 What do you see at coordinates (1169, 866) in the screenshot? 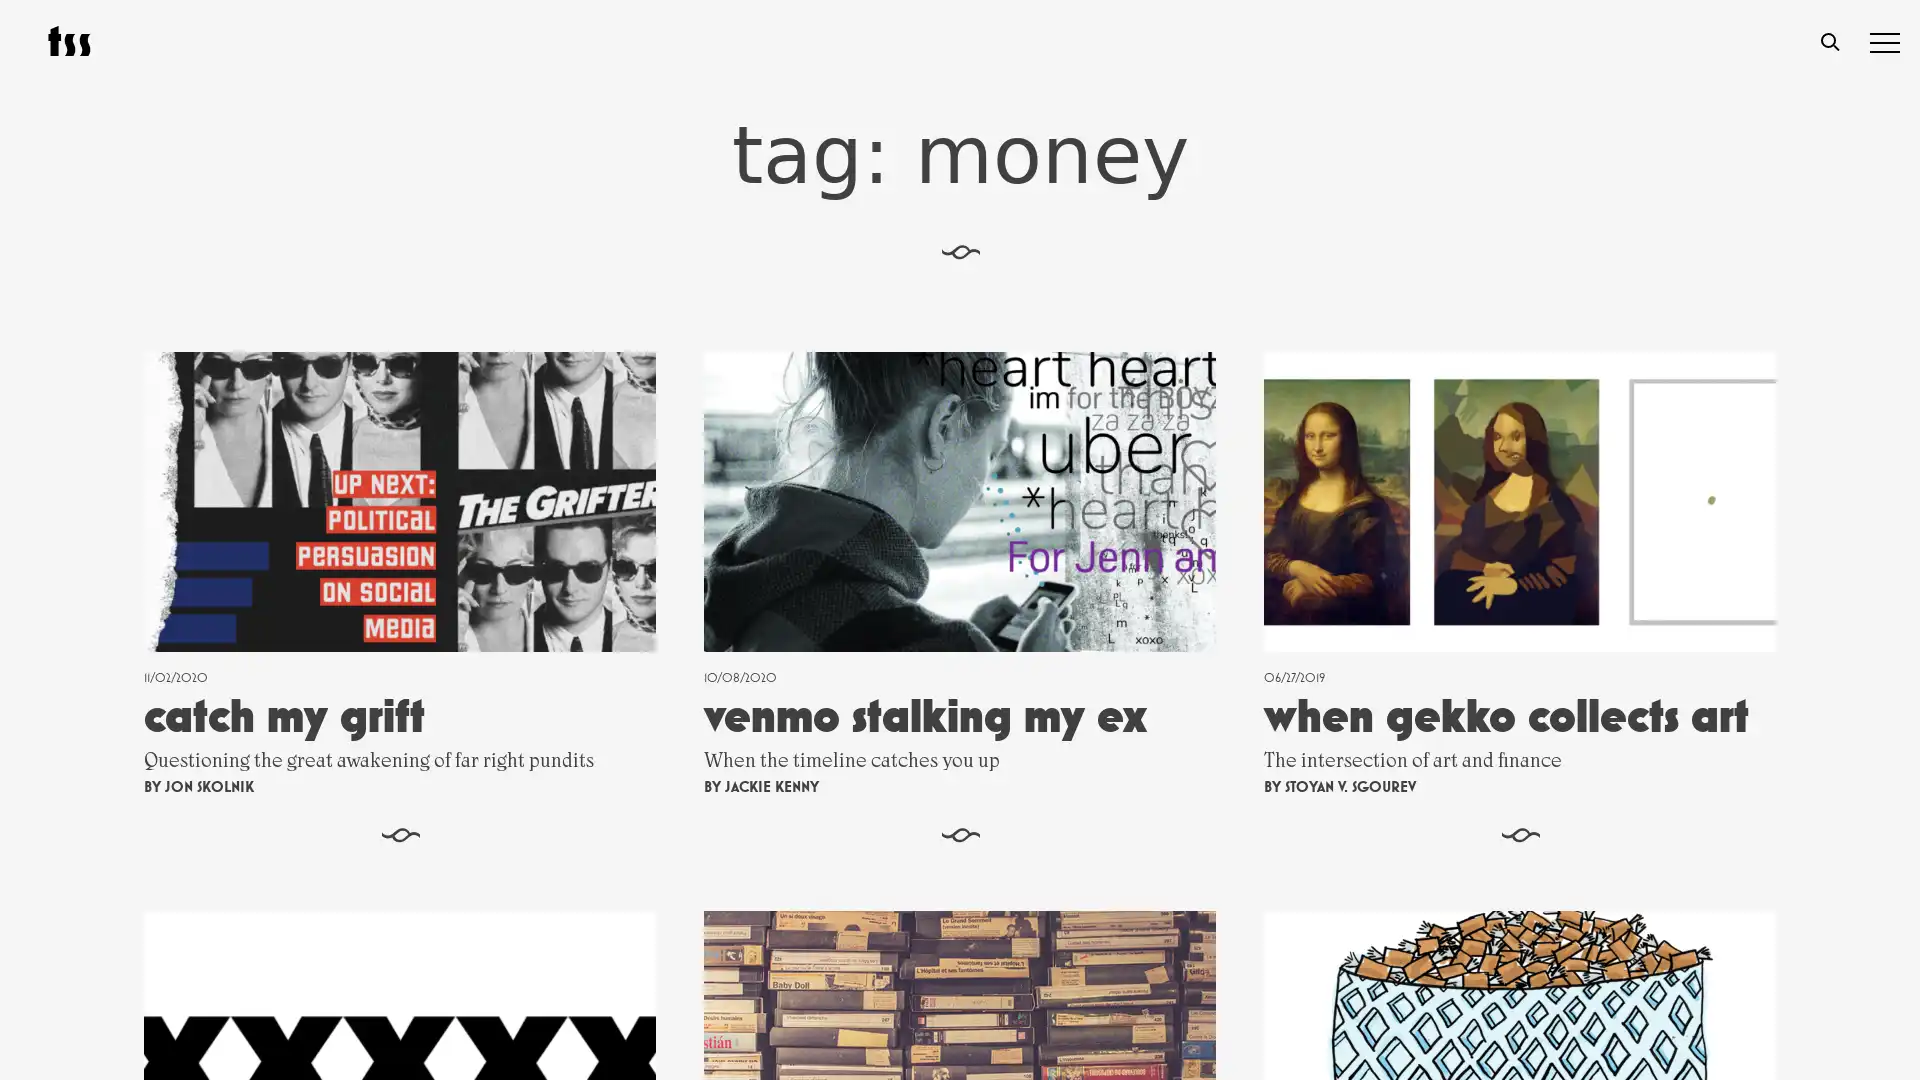
I see `Subscribe` at bounding box center [1169, 866].